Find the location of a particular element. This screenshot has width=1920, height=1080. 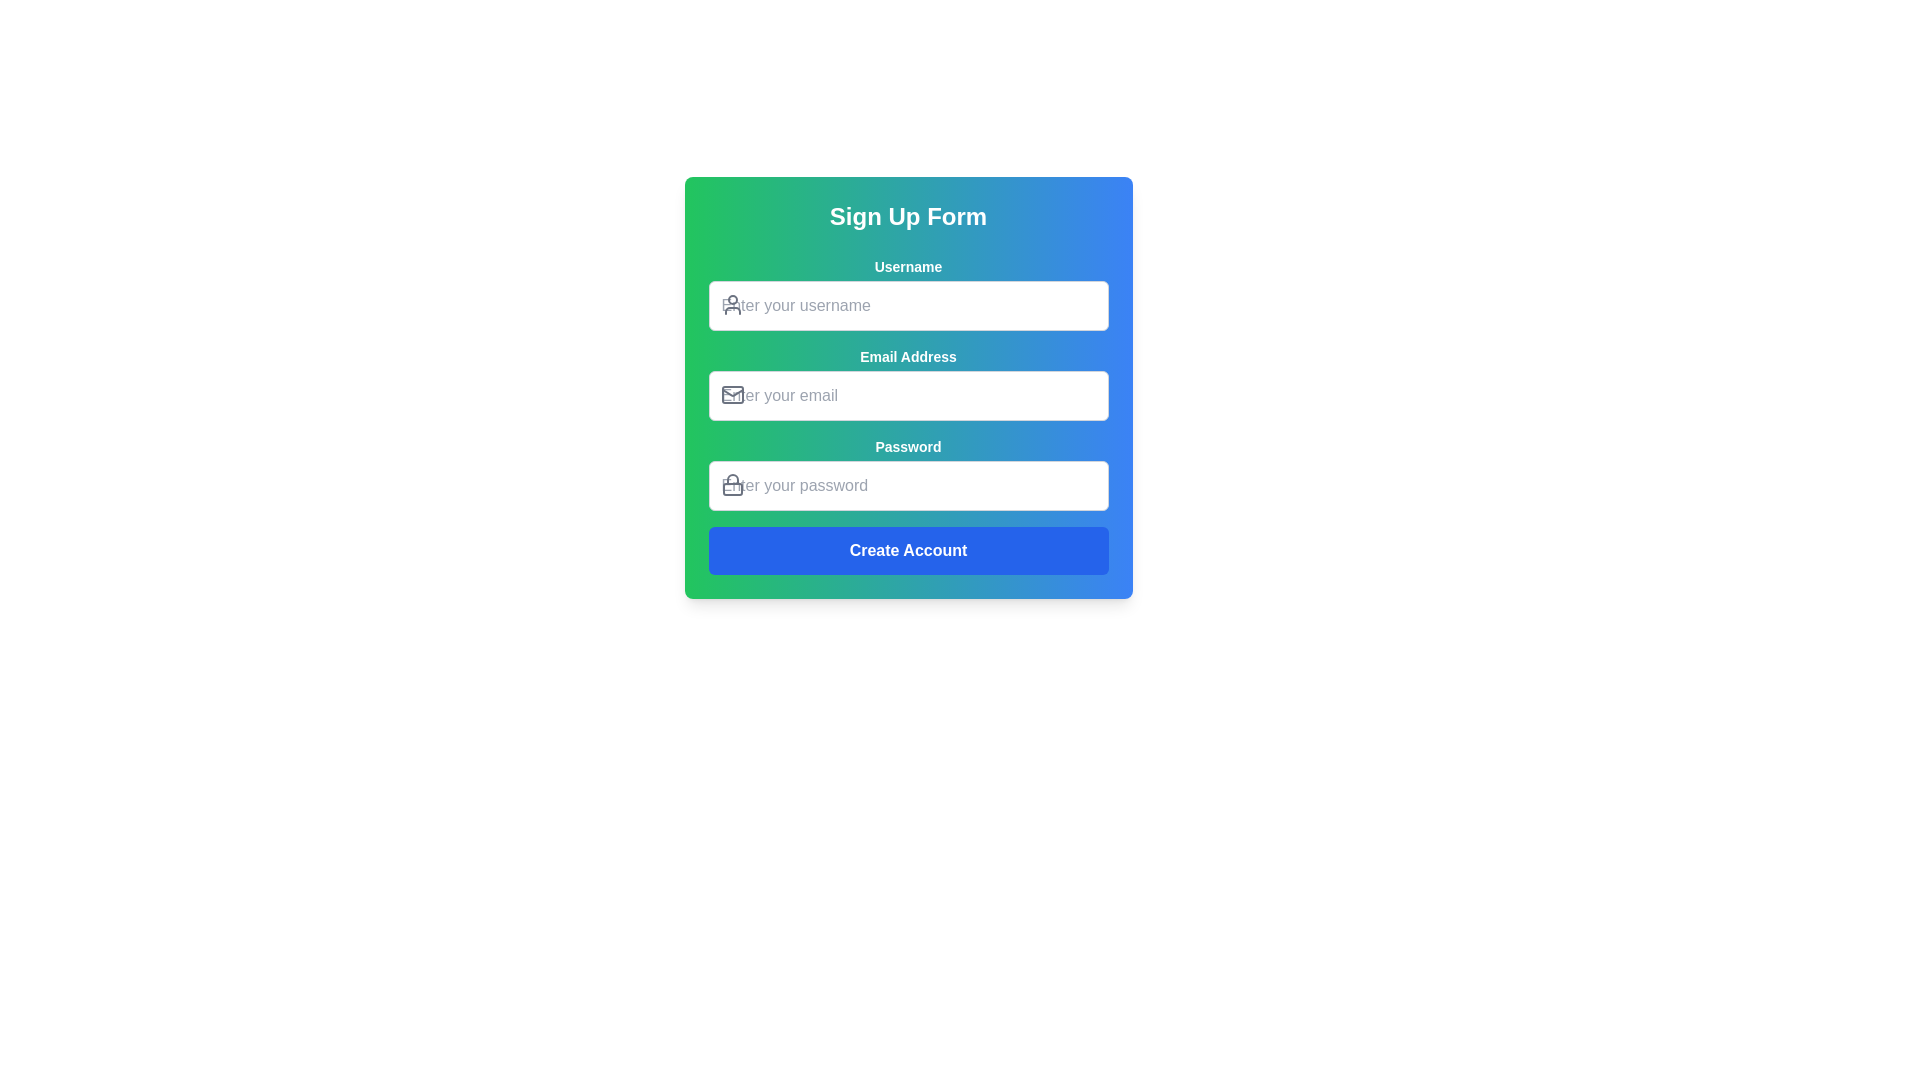

the 'Username' text label, which is styled with a small, bold, white font and positioned at the top-center of the sign-up form, directly above the username input field is located at coordinates (907, 265).